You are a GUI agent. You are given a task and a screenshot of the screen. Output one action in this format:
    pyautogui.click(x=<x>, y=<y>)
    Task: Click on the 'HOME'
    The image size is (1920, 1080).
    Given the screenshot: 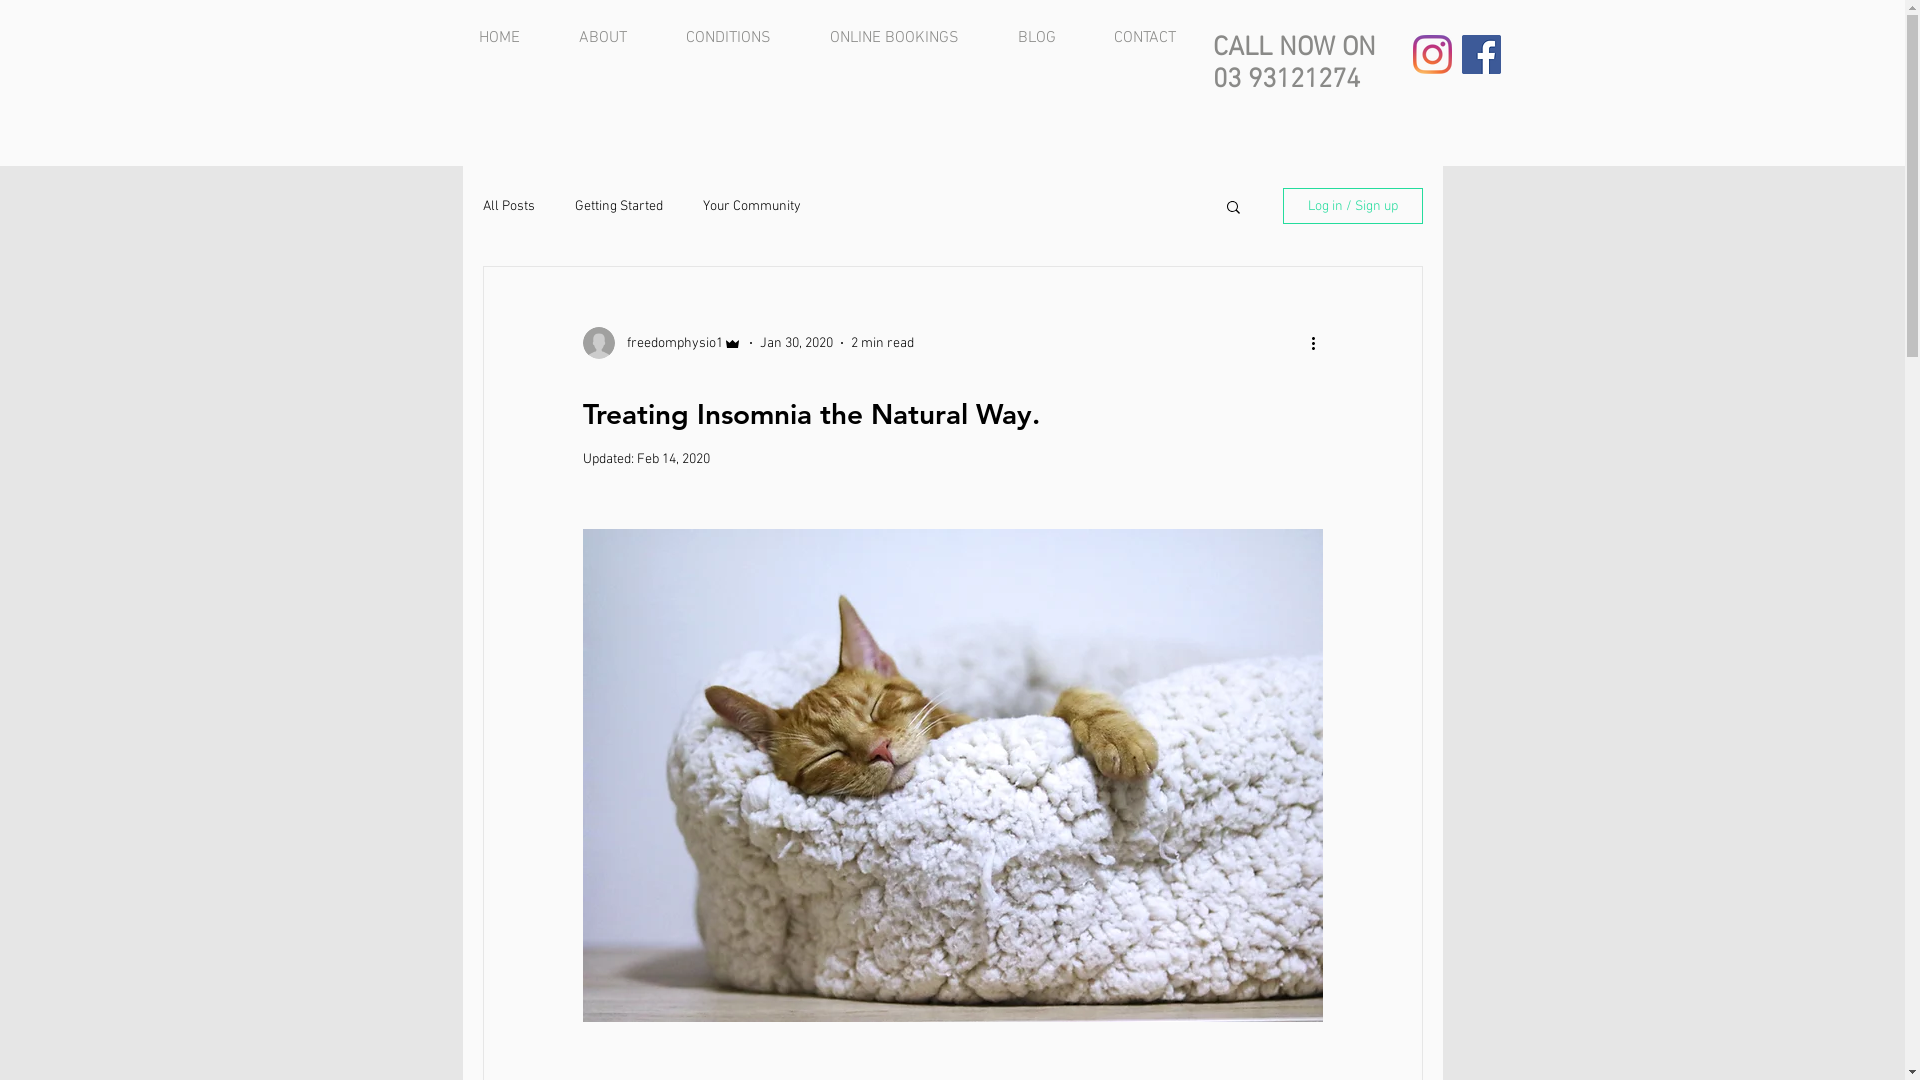 What is the action you would take?
    pyautogui.click(x=513, y=38)
    